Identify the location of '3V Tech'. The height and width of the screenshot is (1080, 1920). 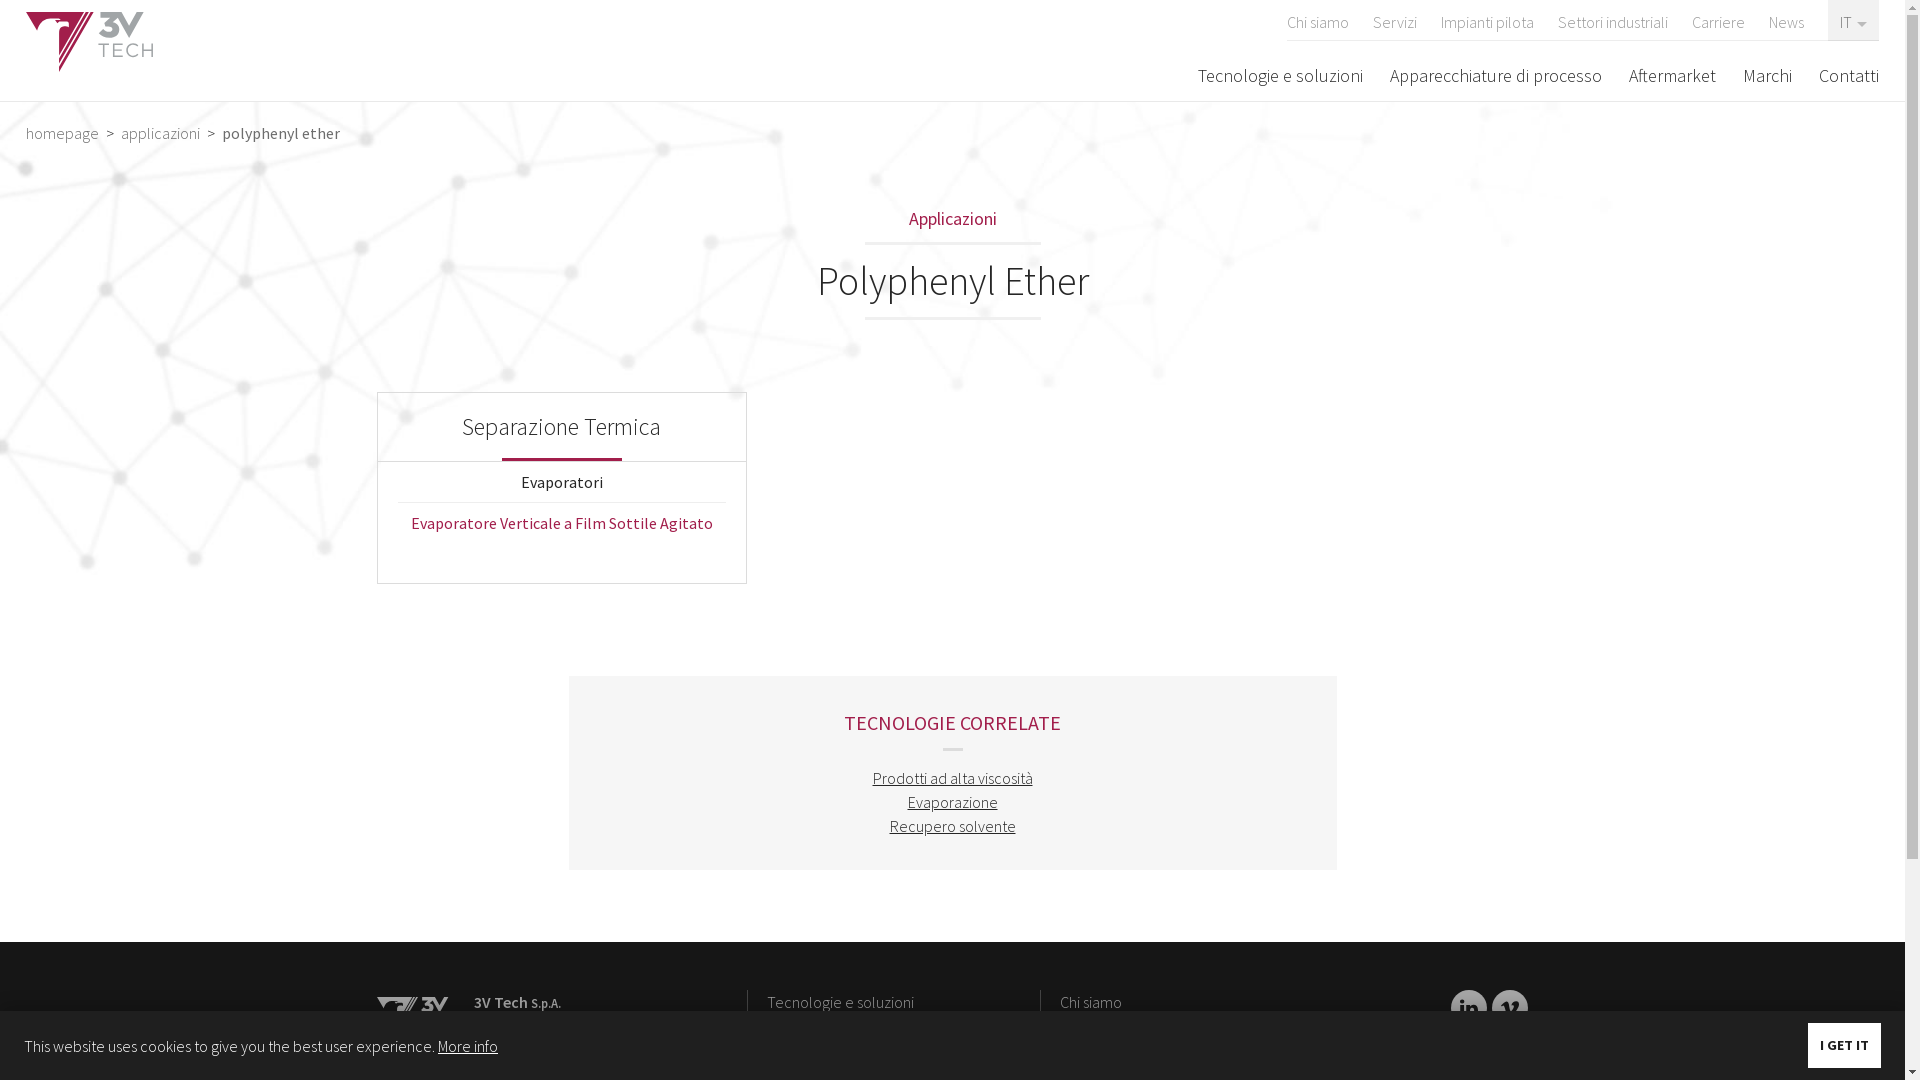
(88, 42).